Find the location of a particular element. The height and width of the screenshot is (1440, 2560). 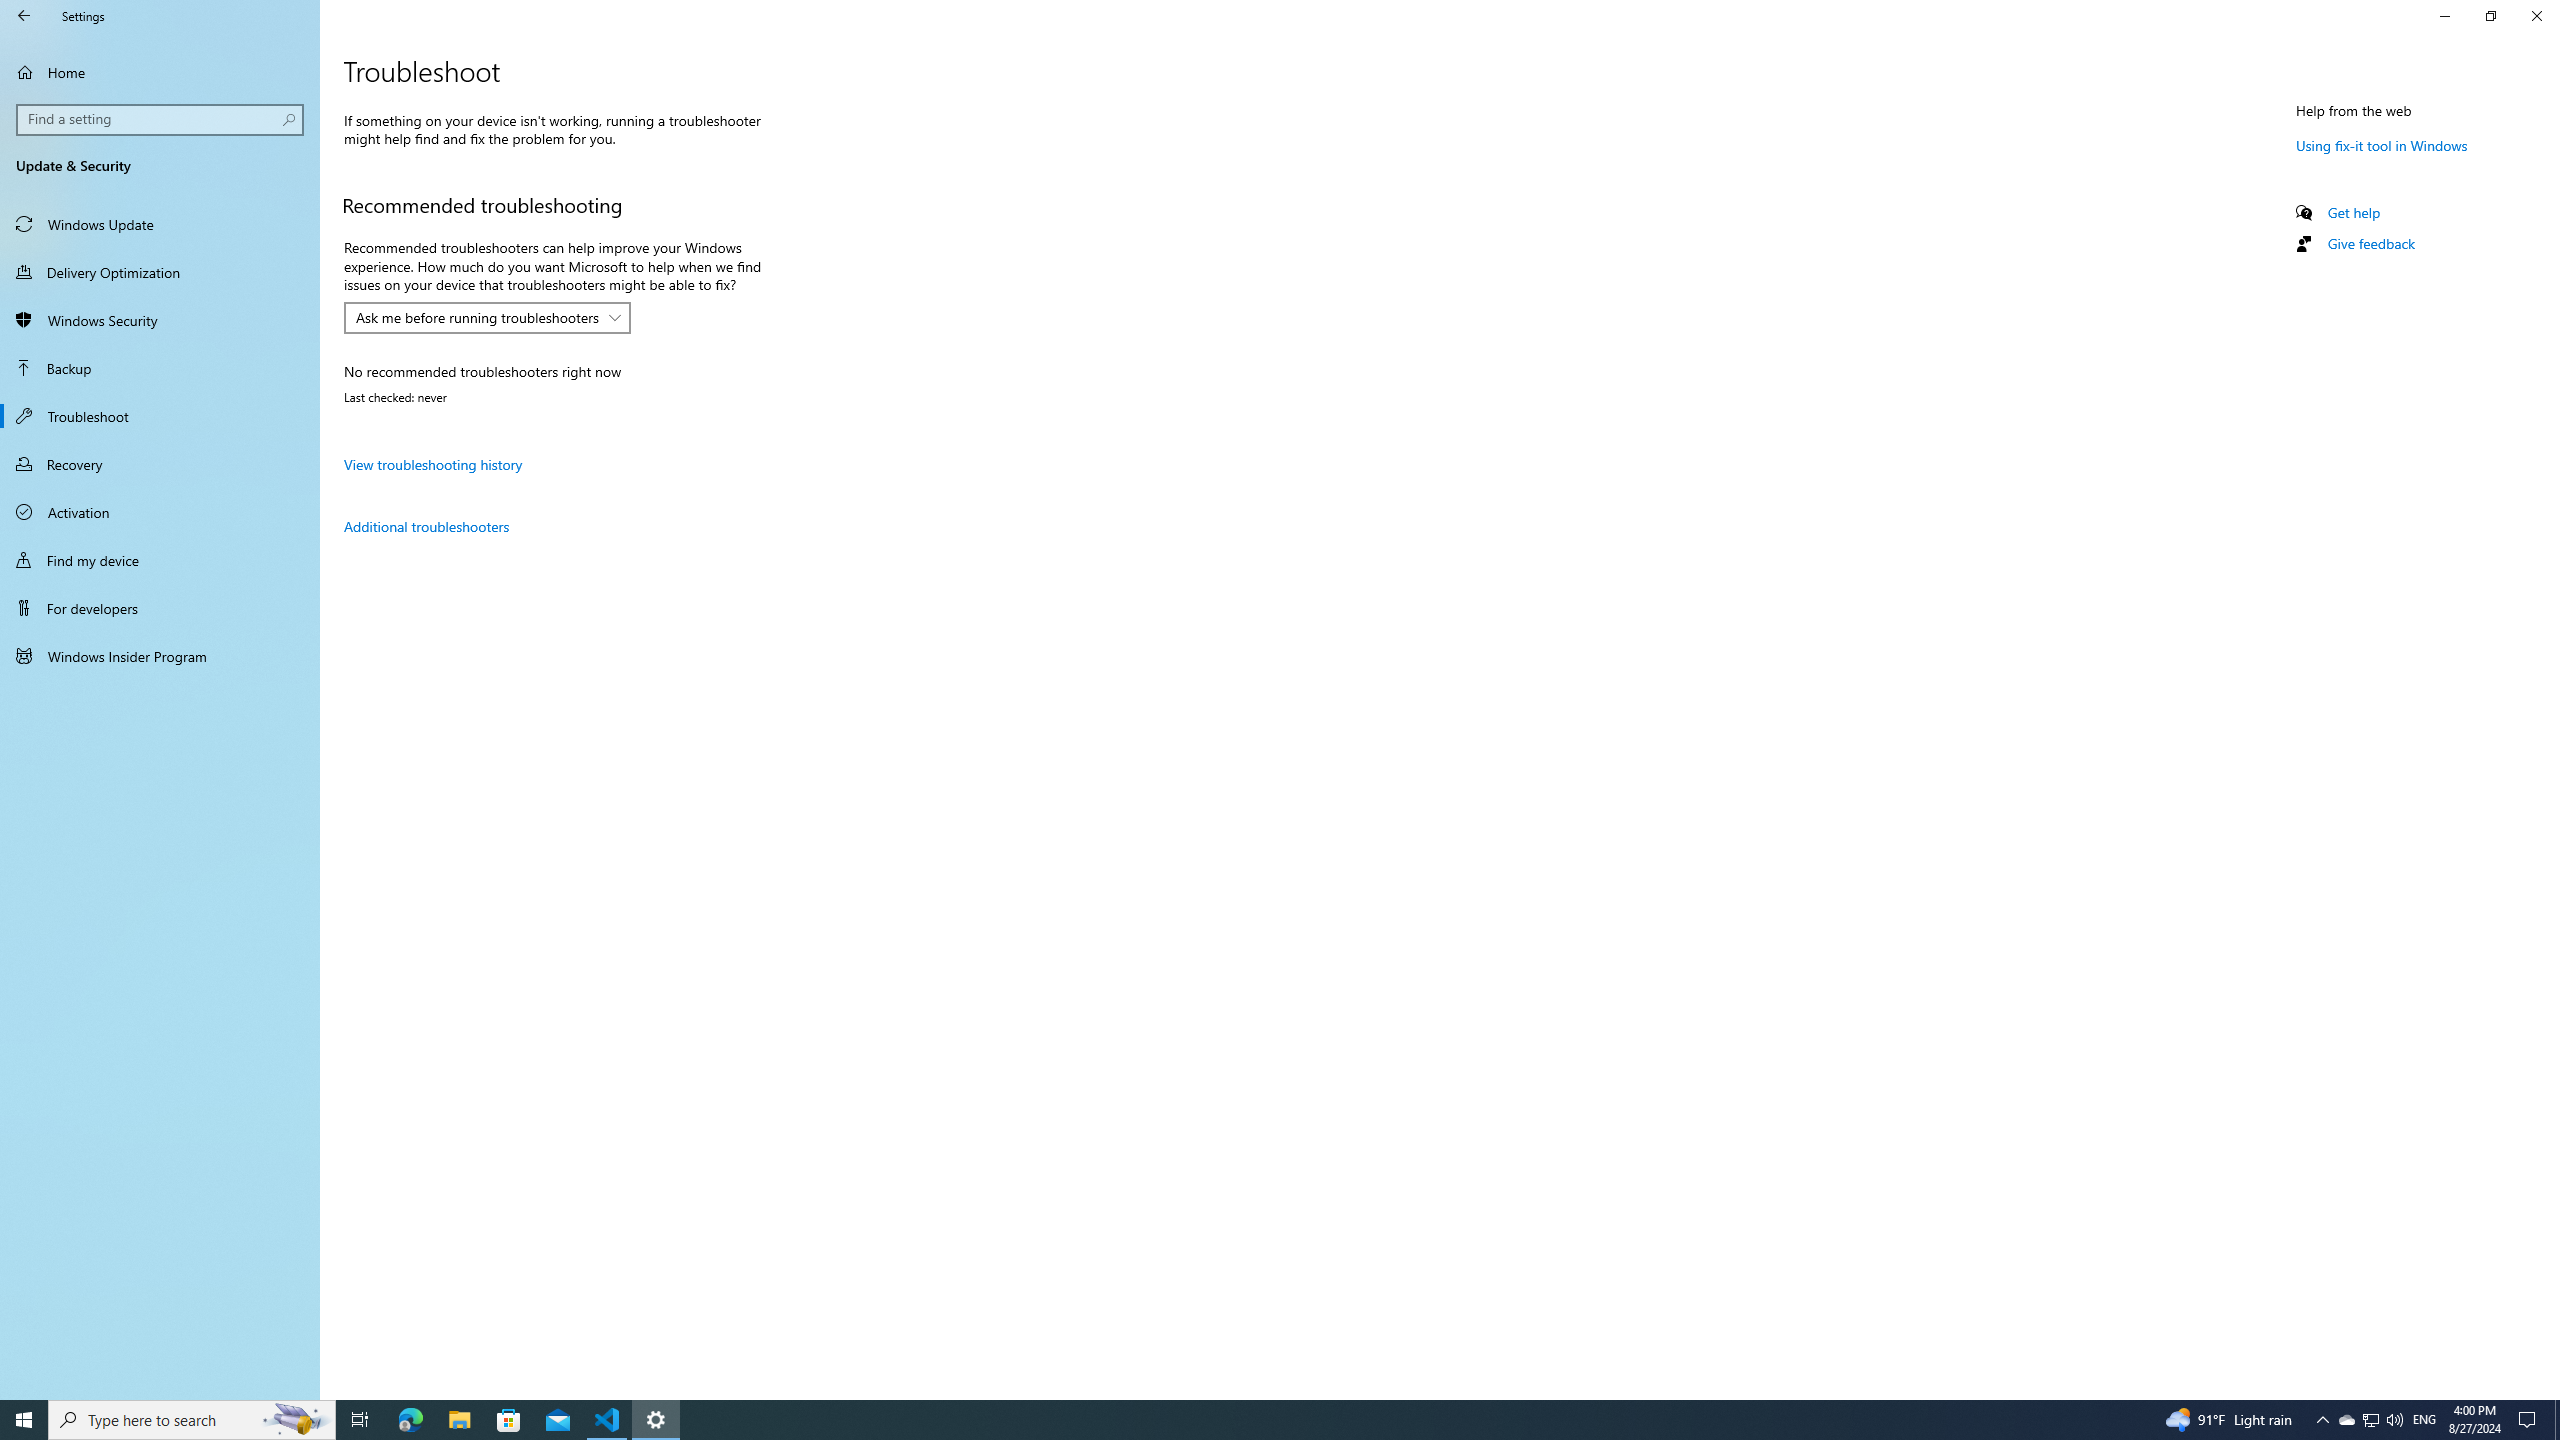

'Activation' is located at coordinates (159, 510).